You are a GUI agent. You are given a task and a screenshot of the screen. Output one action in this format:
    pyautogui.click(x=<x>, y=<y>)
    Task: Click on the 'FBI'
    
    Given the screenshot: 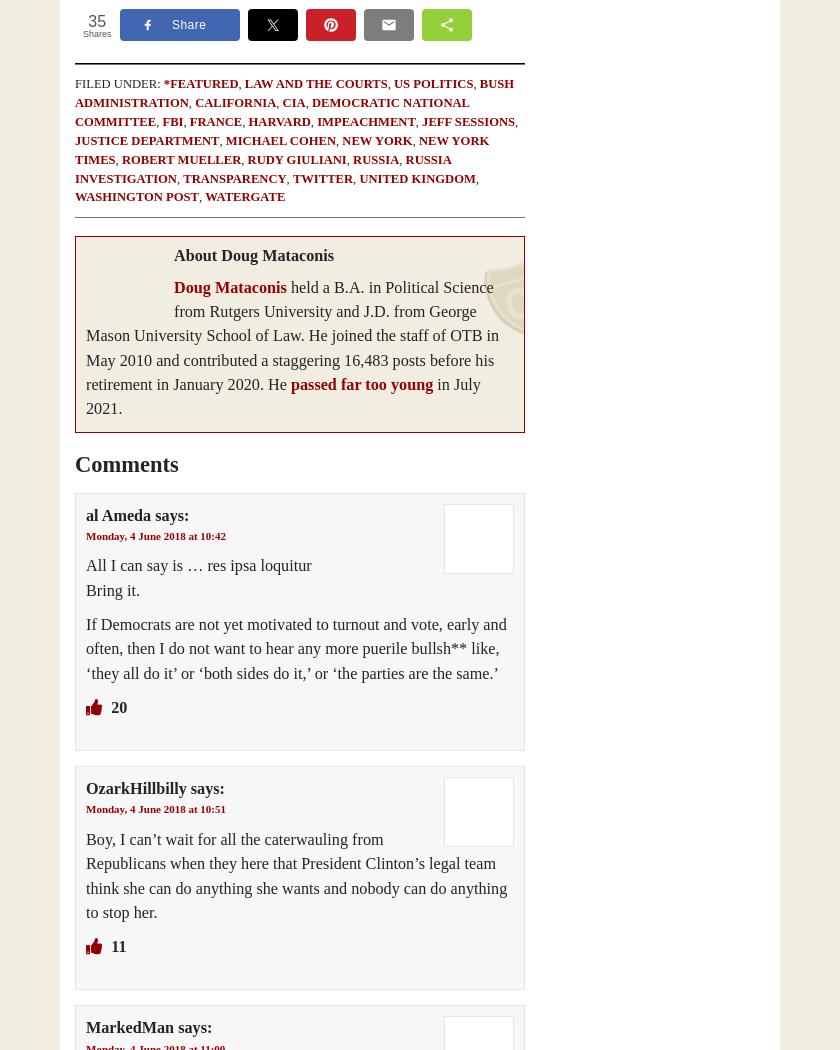 What is the action you would take?
    pyautogui.click(x=172, y=119)
    